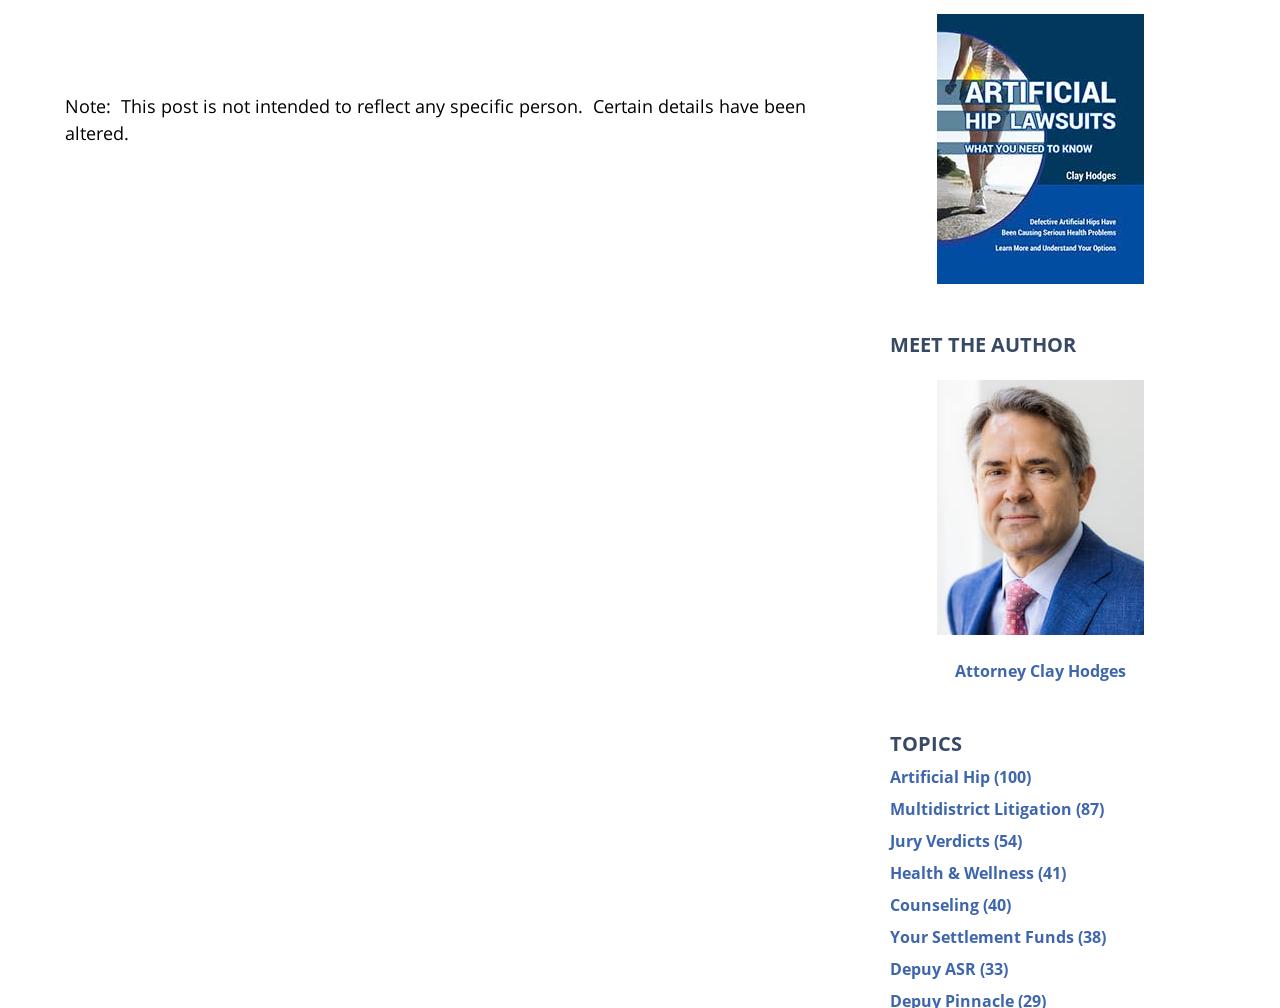  What do you see at coordinates (924, 742) in the screenshot?
I see `'Topics'` at bounding box center [924, 742].